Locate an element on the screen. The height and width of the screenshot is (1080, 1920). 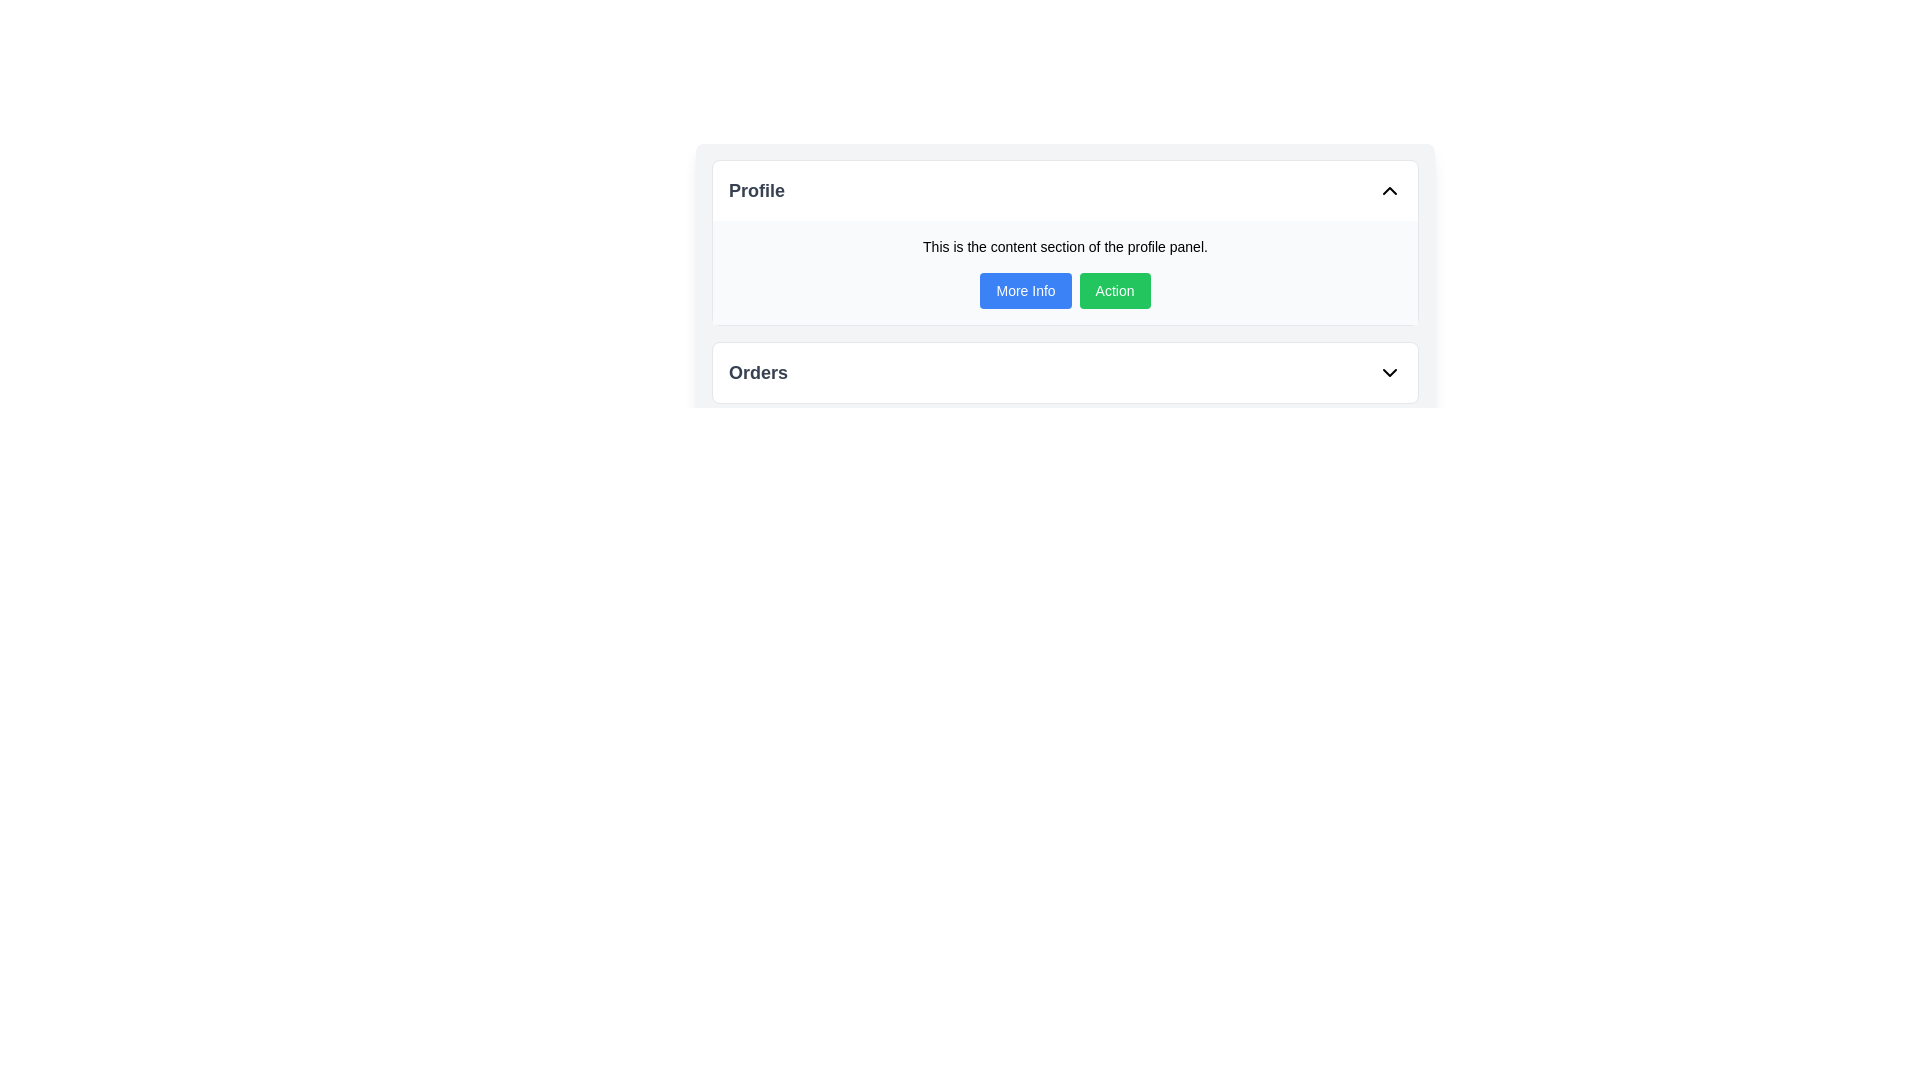
the chevron icon on the rightmost side of the 'Profile' section header is located at coordinates (1389, 191).